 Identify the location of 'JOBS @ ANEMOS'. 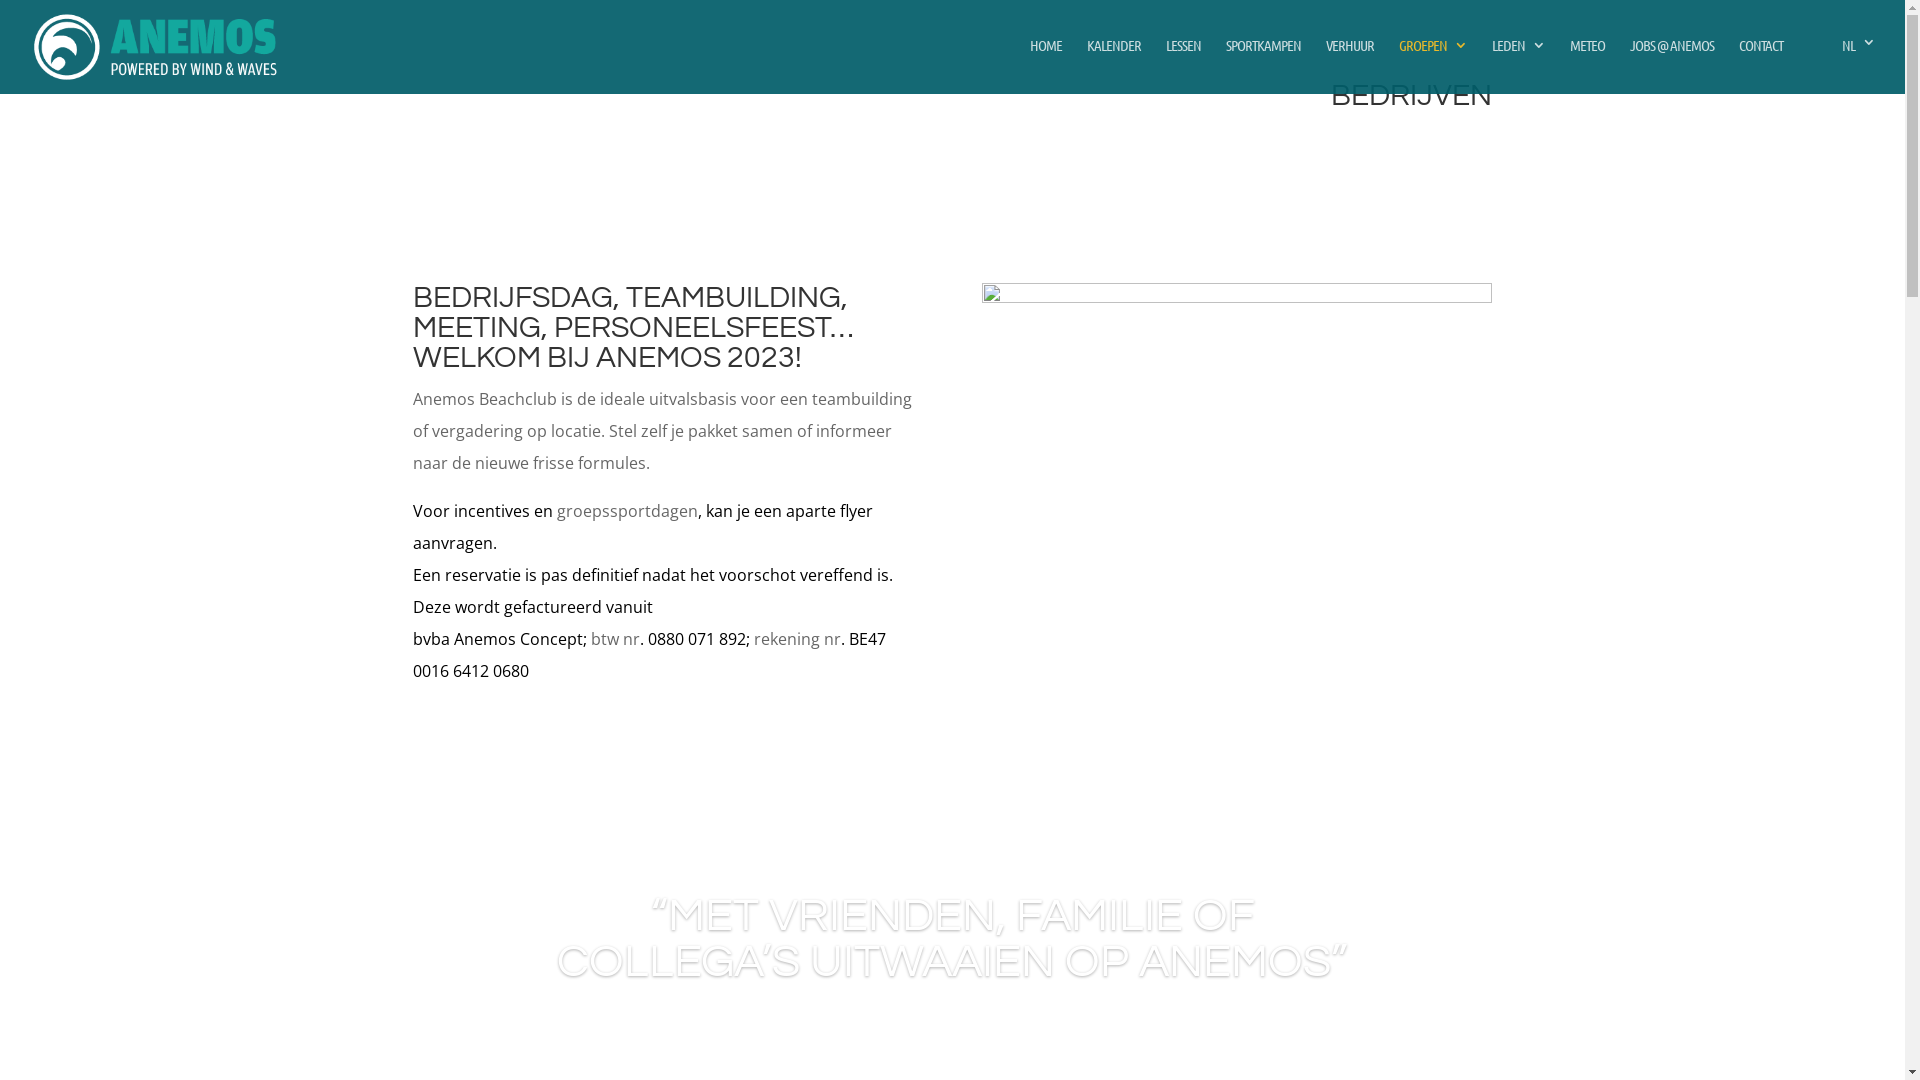
(1671, 61).